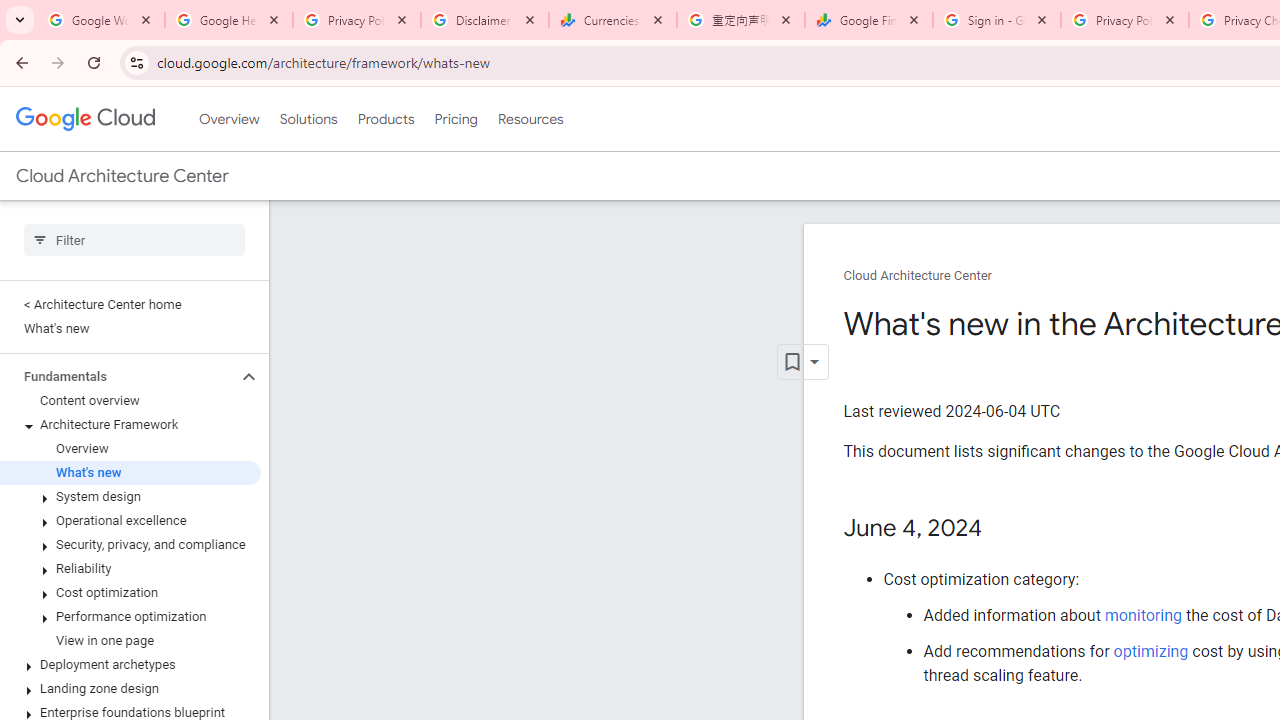 The height and width of the screenshot is (720, 1280). I want to click on 'Solutions', so click(307, 119).